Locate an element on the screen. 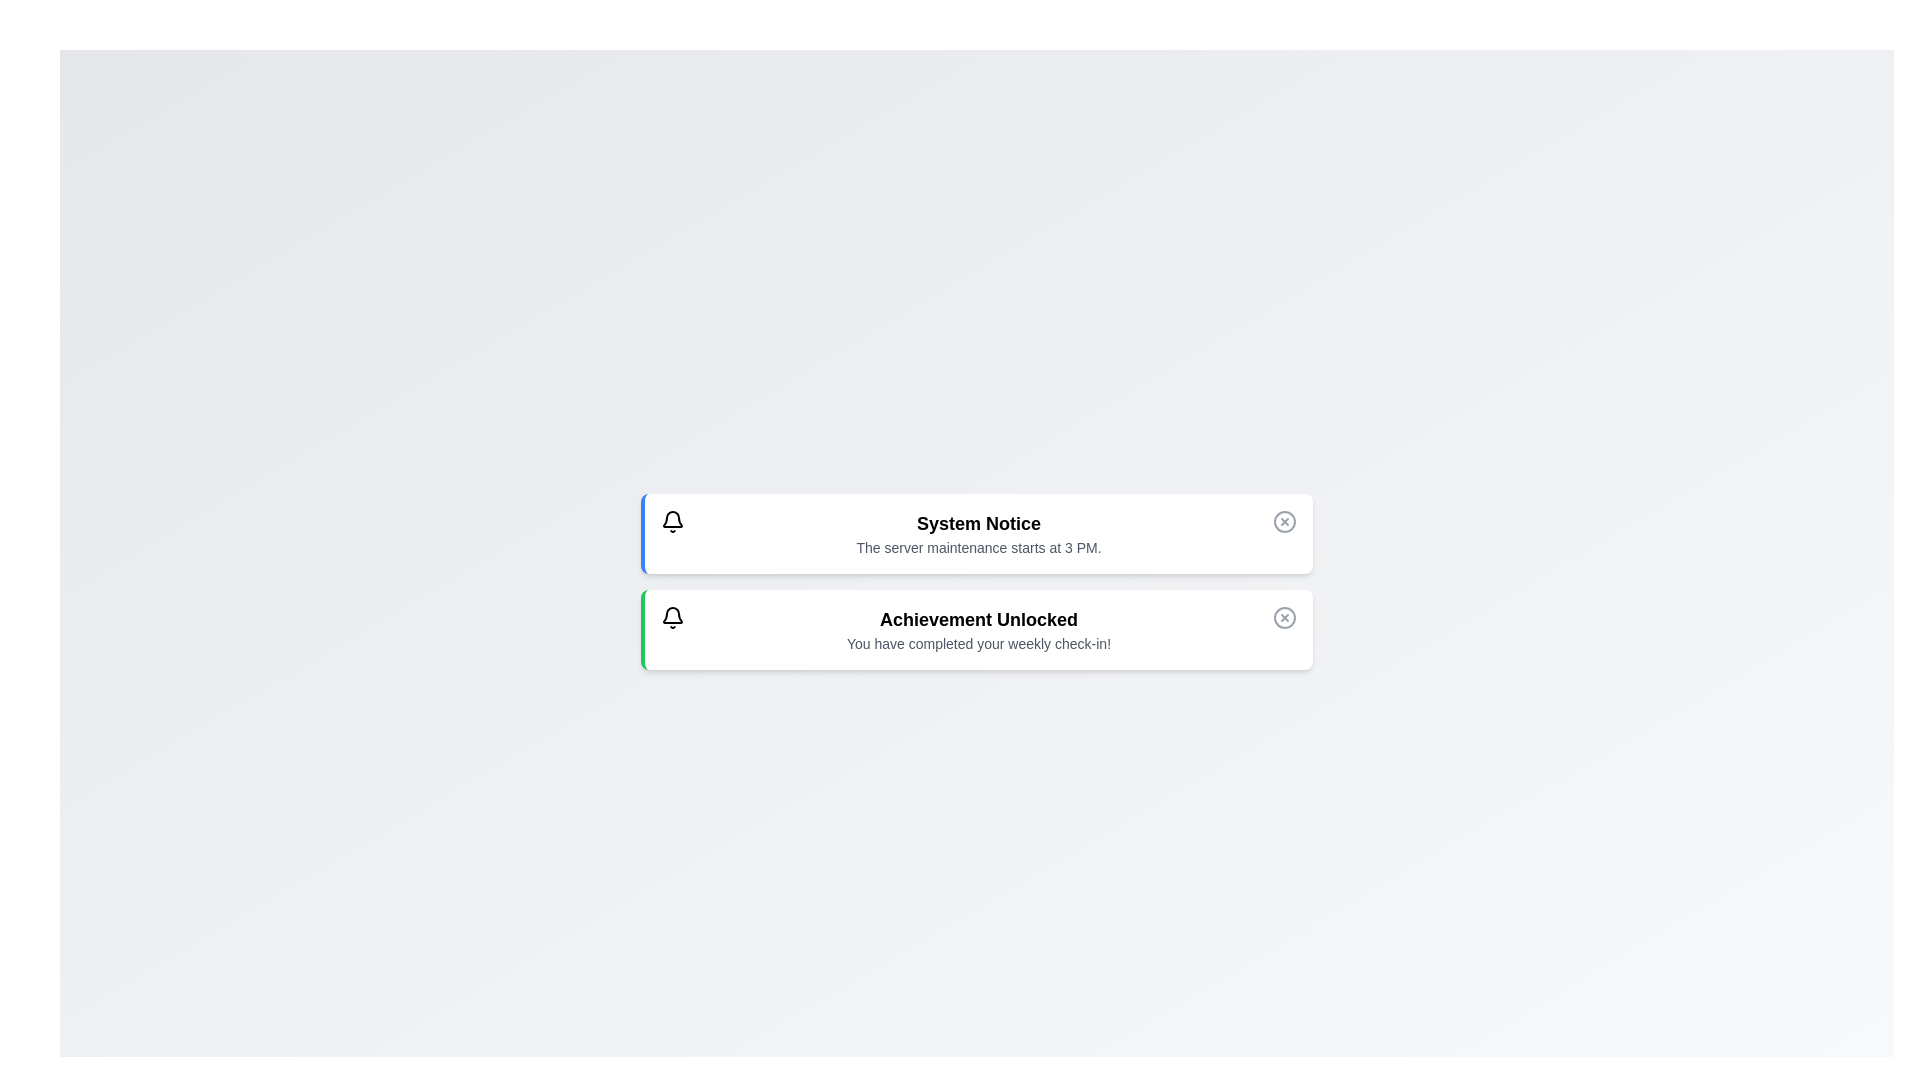  close icon of the notification with title 'Achievement Unlocked' is located at coordinates (1285, 616).